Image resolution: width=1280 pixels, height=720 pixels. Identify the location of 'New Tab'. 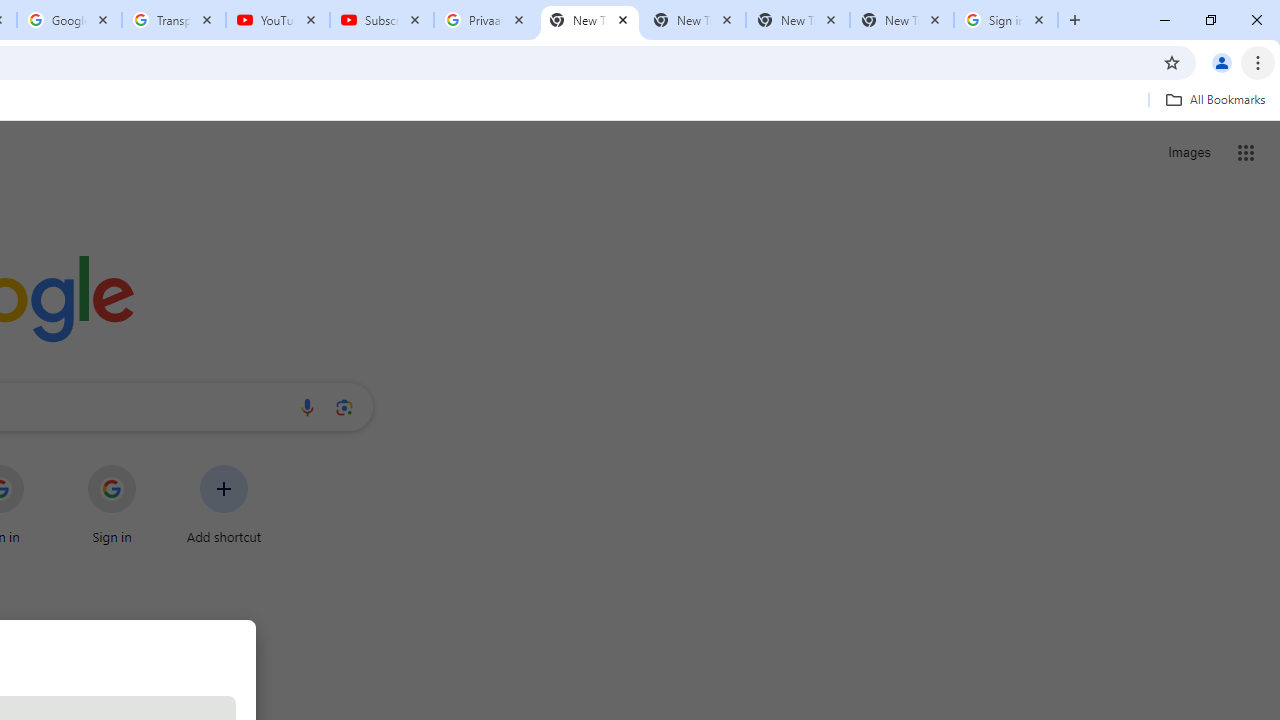
(900, 20).